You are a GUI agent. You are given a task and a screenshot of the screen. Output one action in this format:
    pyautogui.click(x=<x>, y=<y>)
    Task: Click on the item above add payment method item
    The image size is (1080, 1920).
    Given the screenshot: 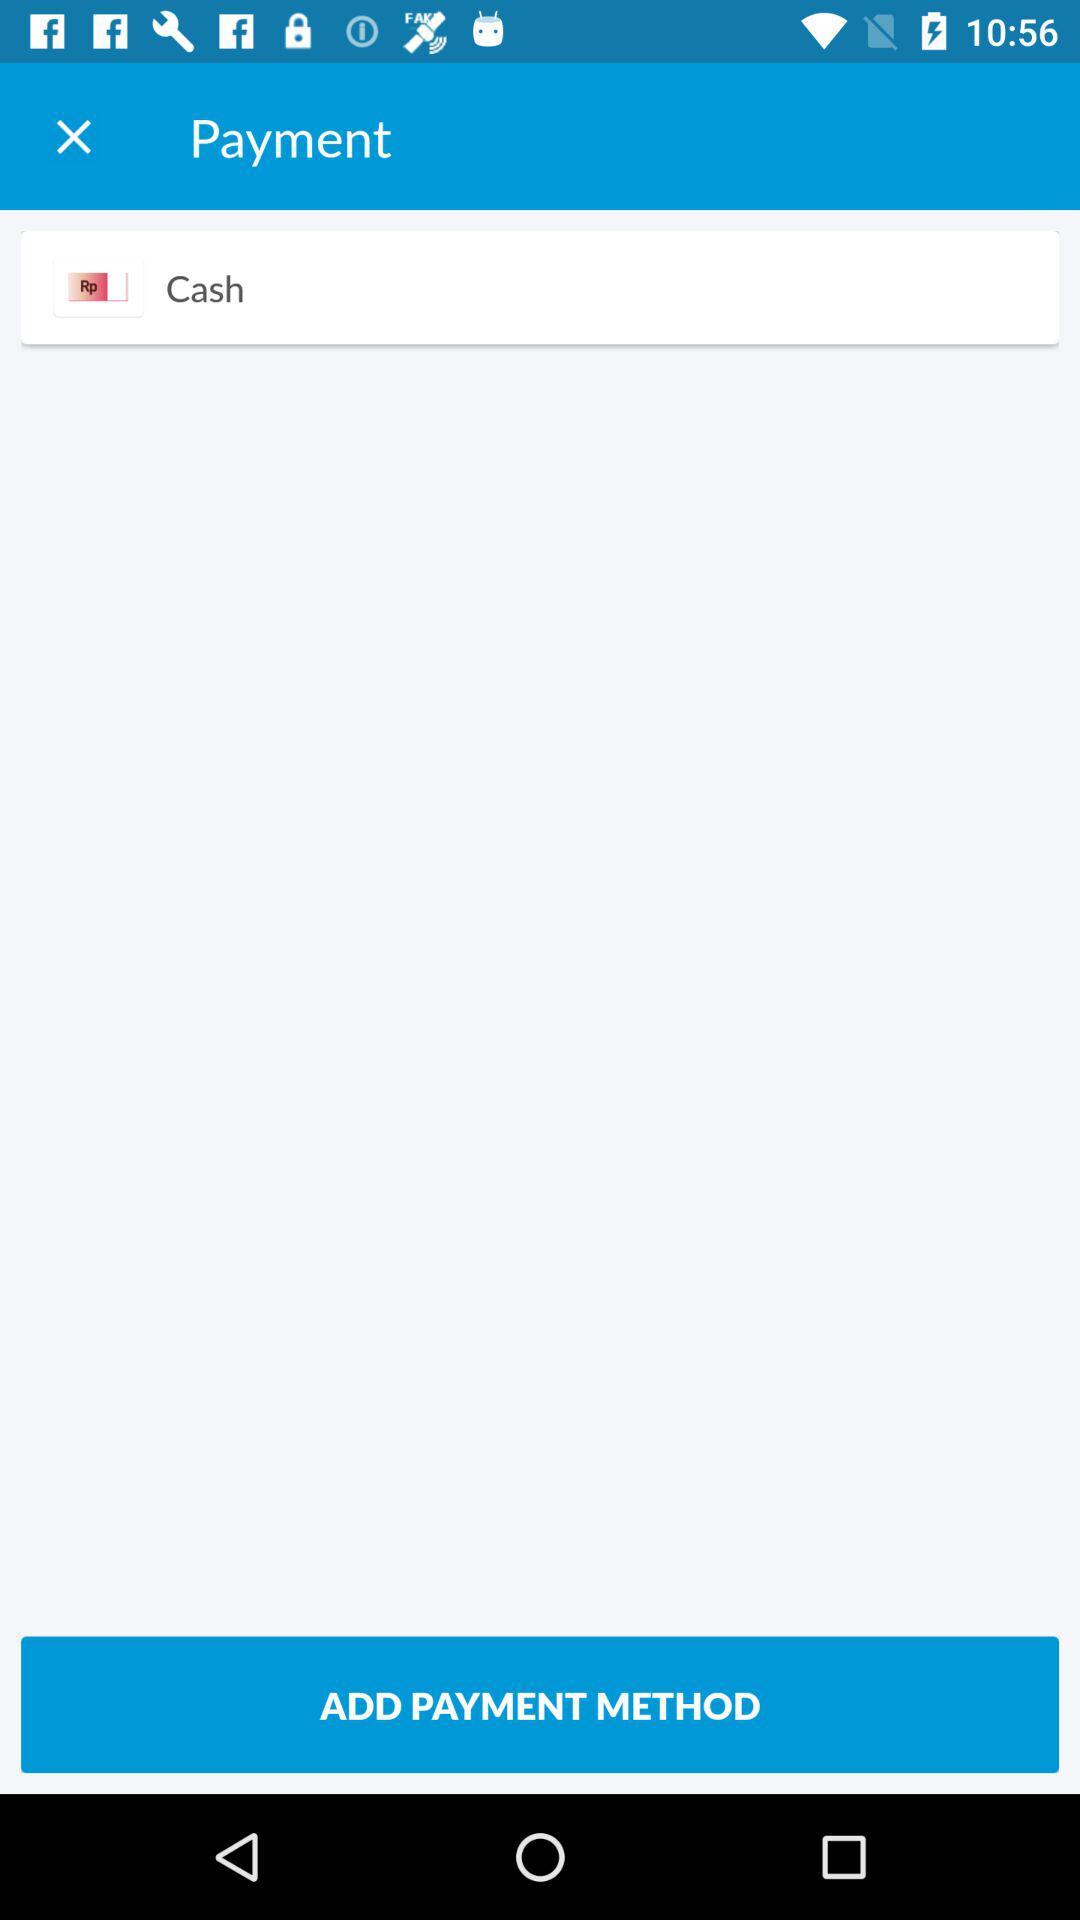 What is the action you would take?
    pyautogui.click(x=98, y=286)
    